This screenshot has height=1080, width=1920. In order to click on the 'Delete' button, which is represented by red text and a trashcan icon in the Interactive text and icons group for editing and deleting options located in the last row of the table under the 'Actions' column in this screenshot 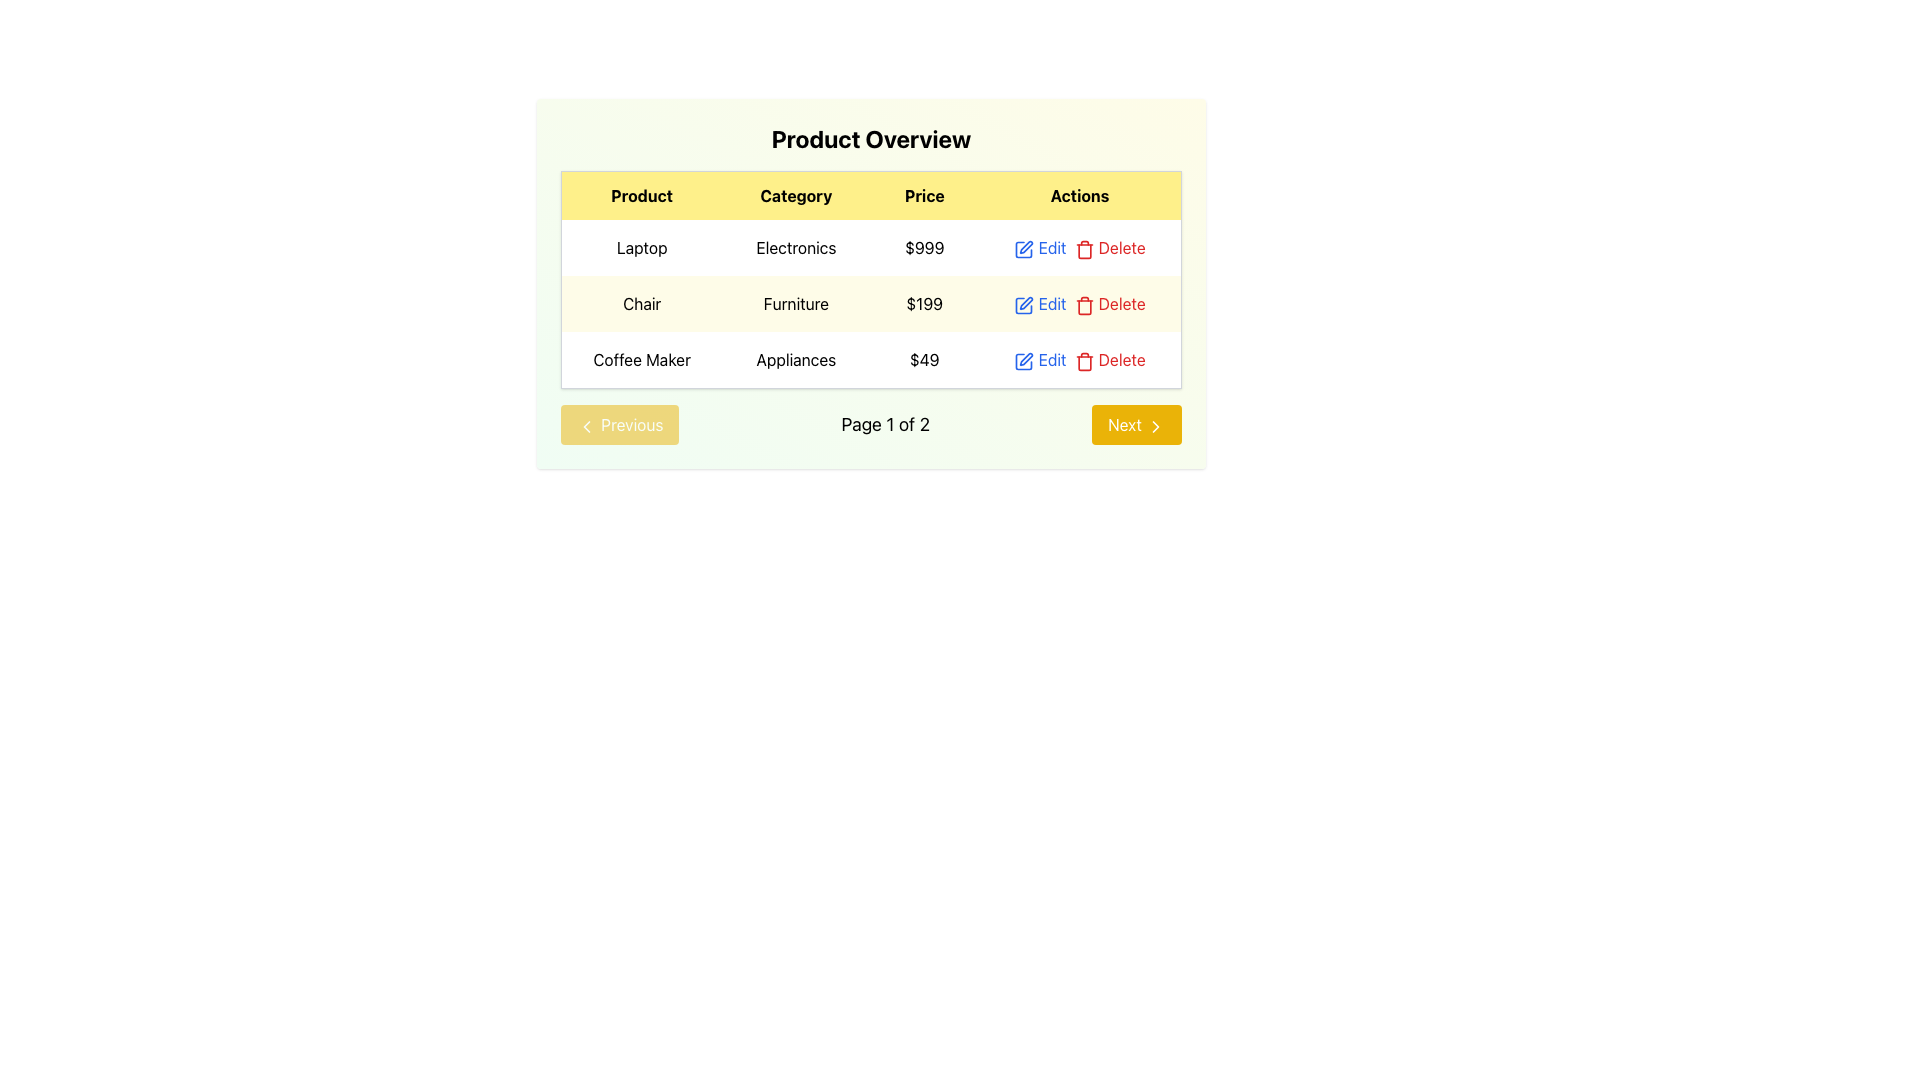, I will do `click(1079, 358)`.